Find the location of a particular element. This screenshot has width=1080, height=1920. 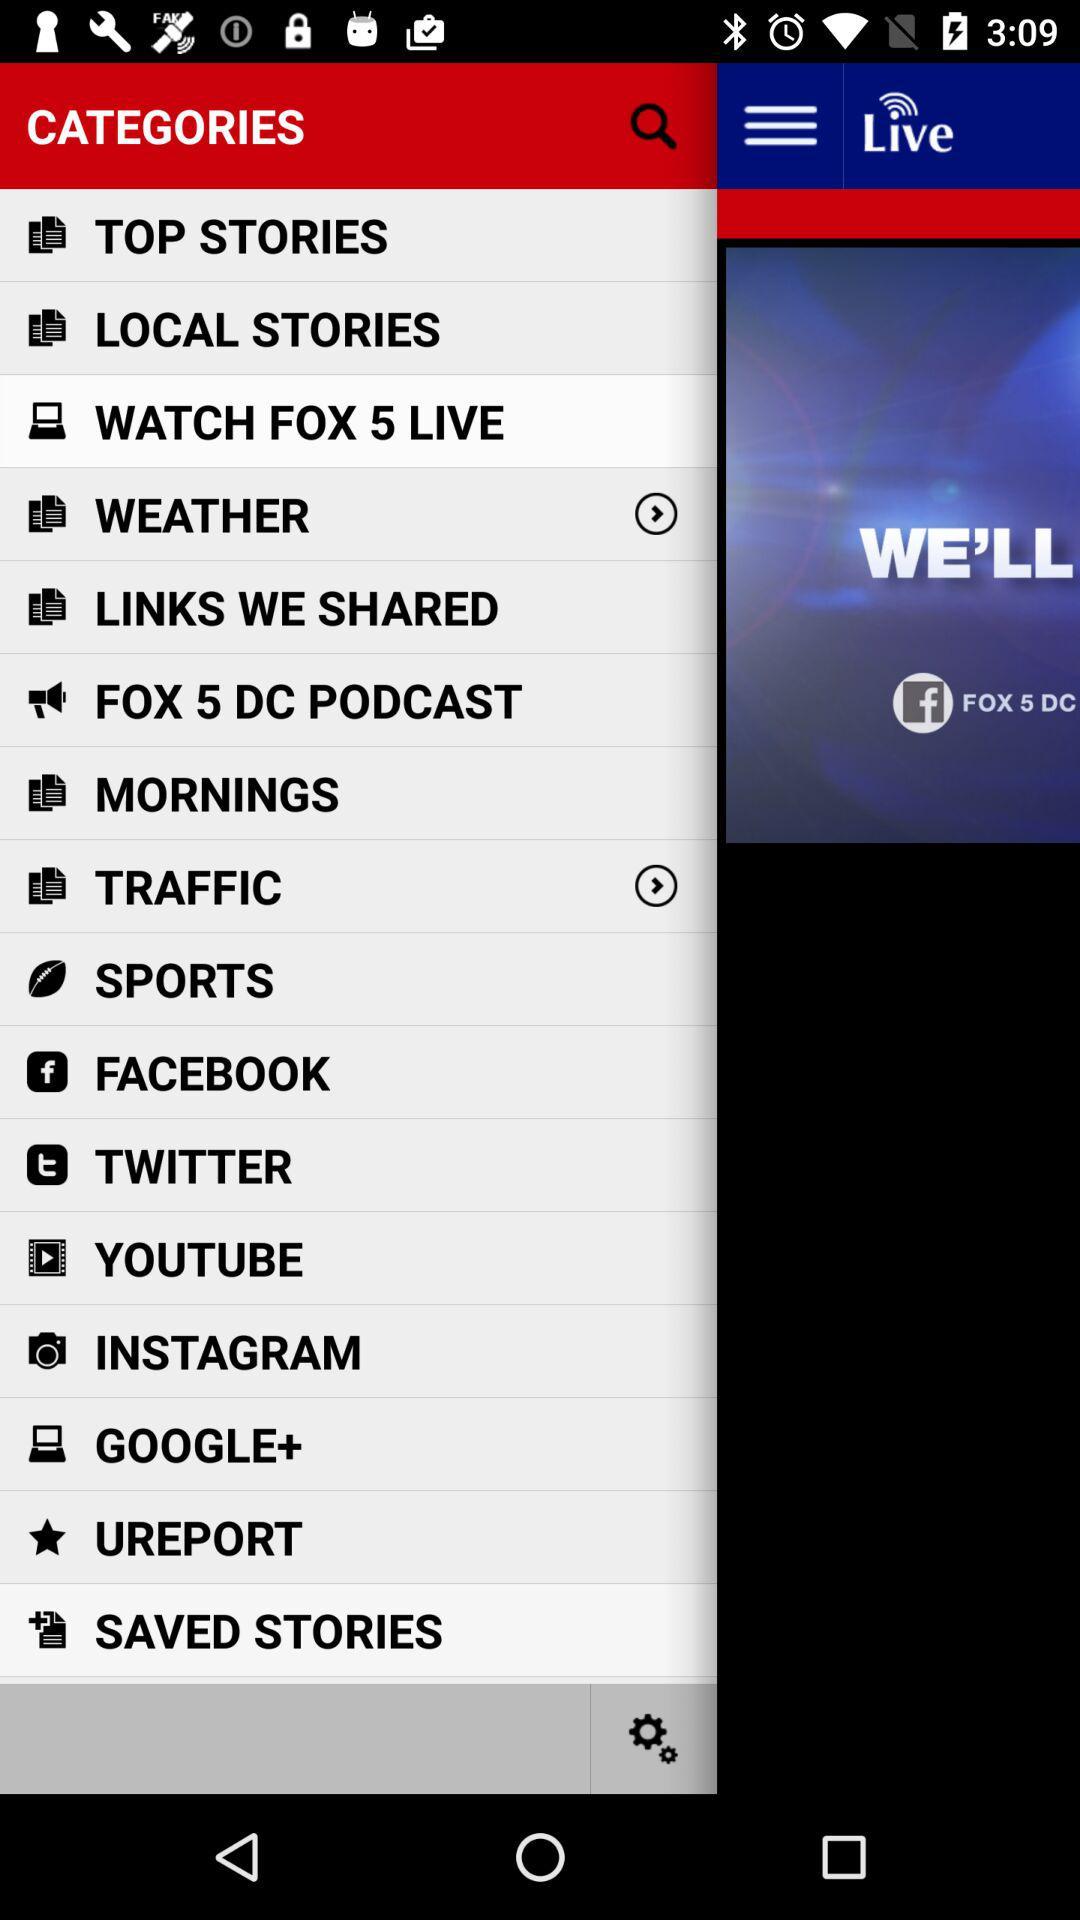

item below sports is located at coordinates (212, 1071).